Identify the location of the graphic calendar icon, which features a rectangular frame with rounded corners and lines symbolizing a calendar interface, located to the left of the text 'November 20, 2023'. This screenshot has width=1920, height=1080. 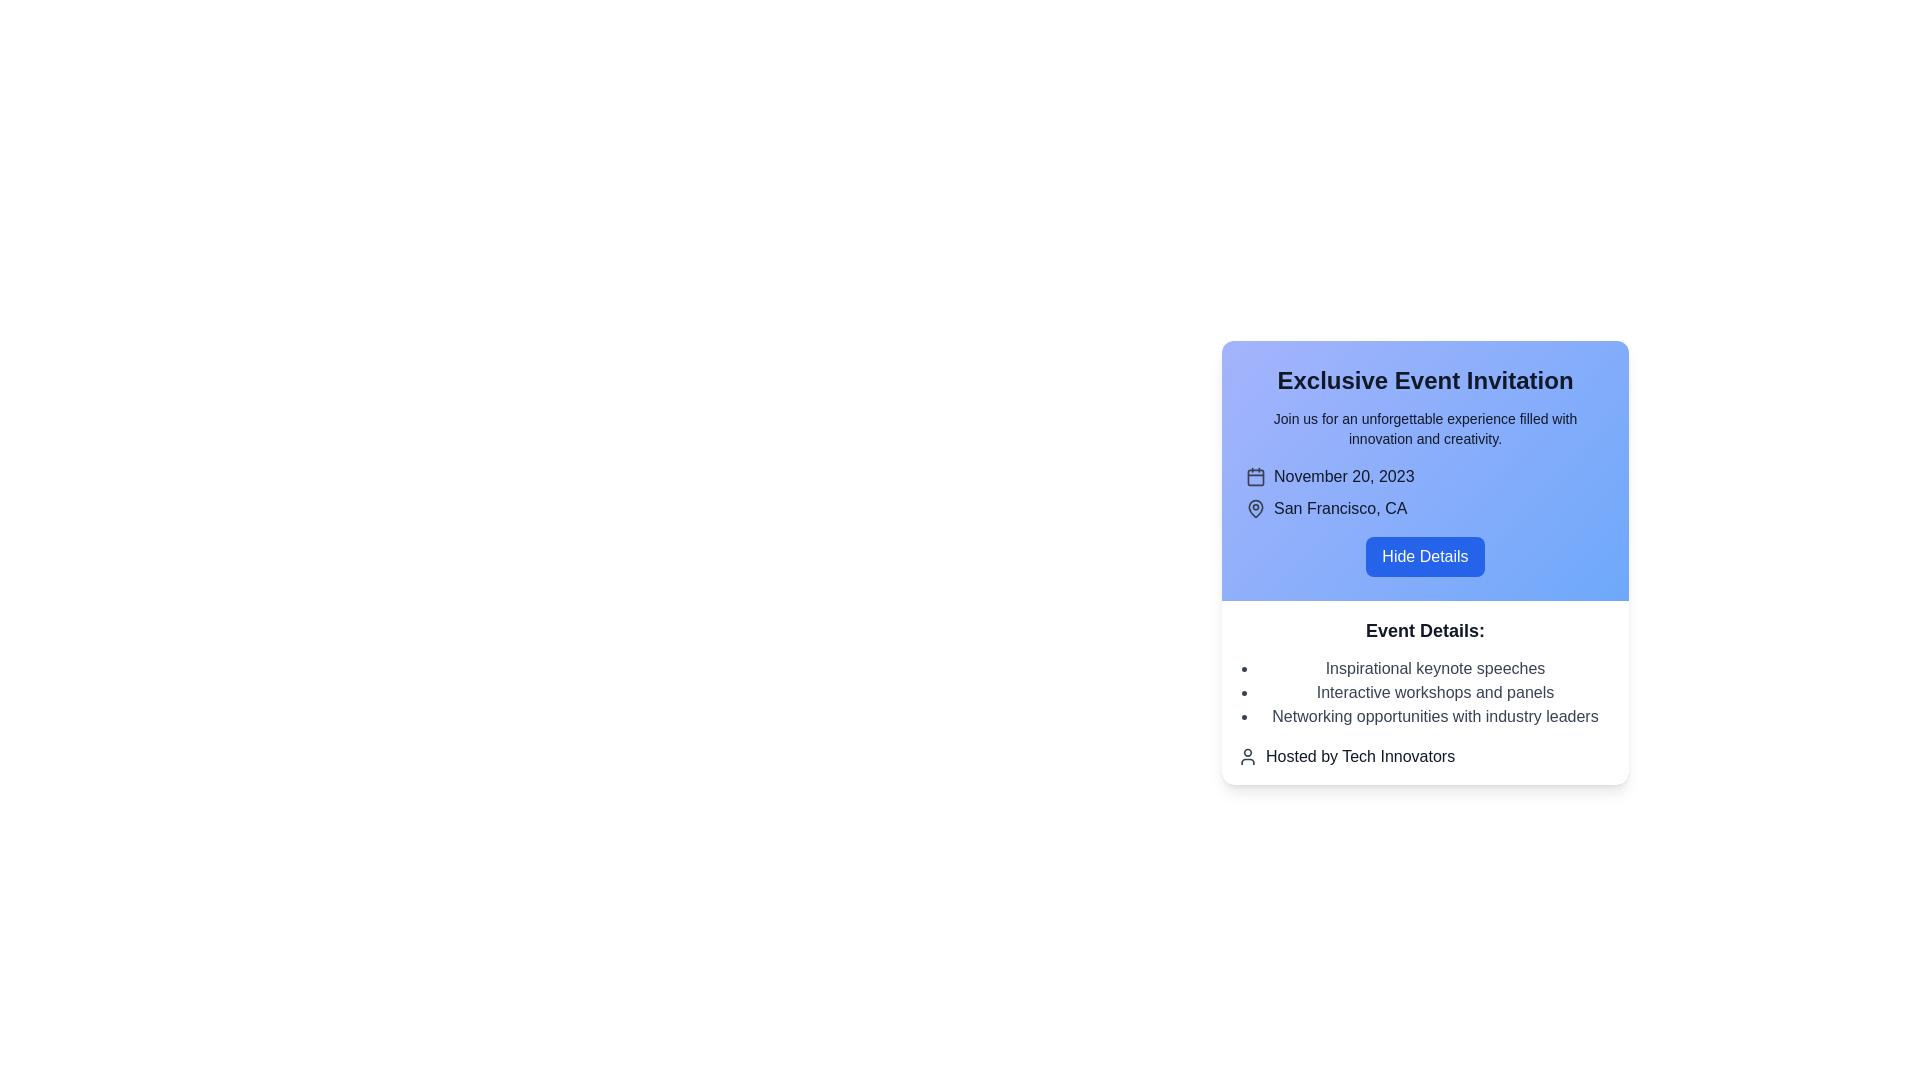
(1255, 477).